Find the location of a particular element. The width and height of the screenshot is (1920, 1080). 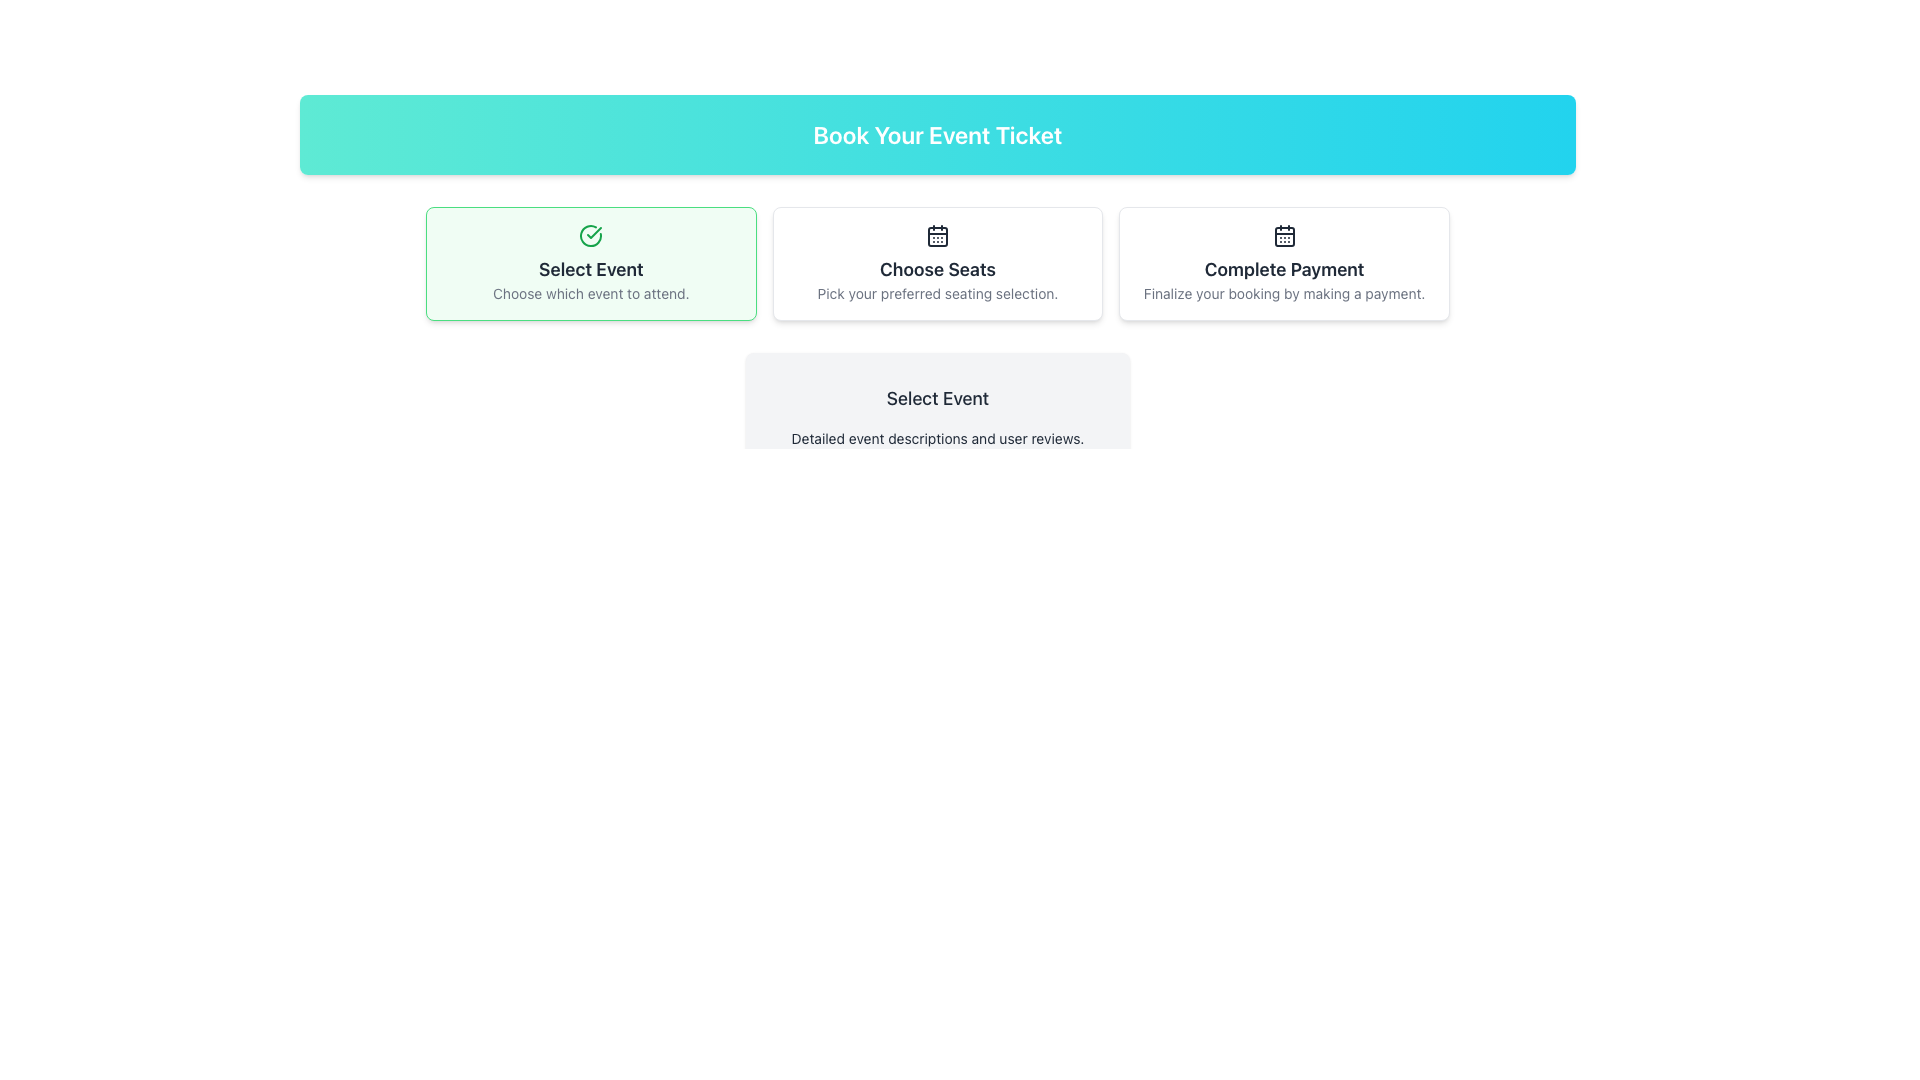

the green circular icon with a checkmark inside it, located at the top section of the card labeled 'Select Event' is located at coordinates (590, 234).